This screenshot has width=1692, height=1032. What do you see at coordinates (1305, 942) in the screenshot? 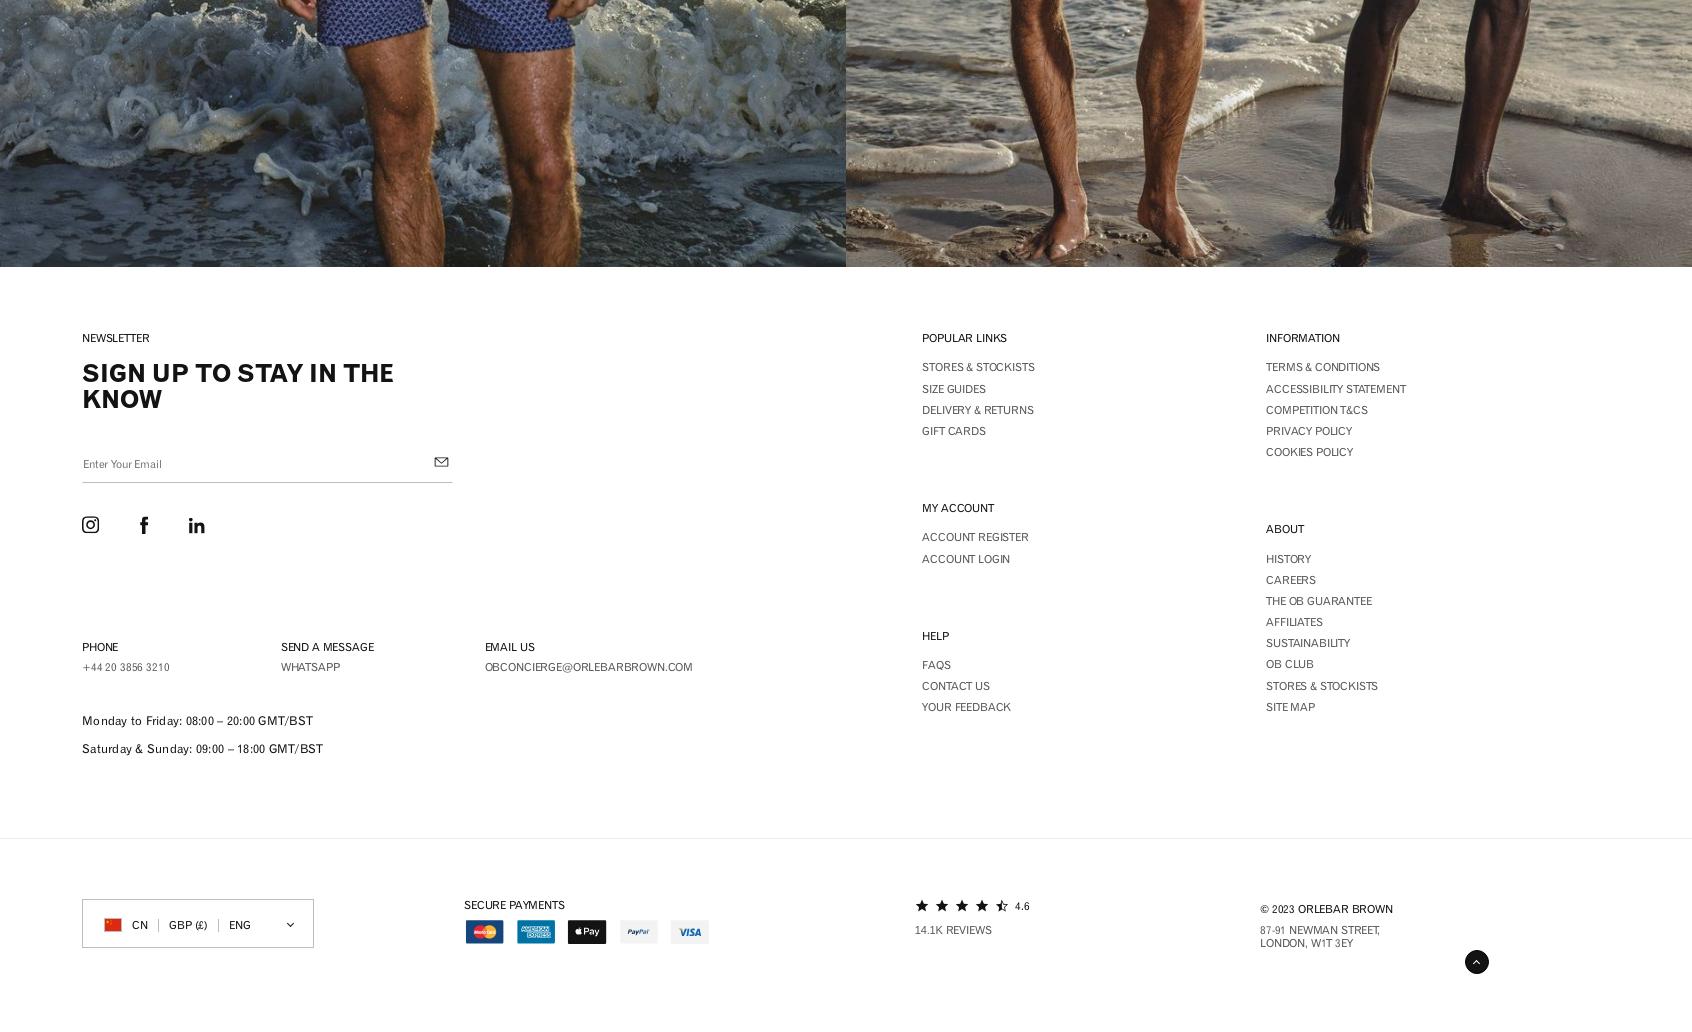
I see `'London, W1T 3EY'` at bounding box center [1305, 942].